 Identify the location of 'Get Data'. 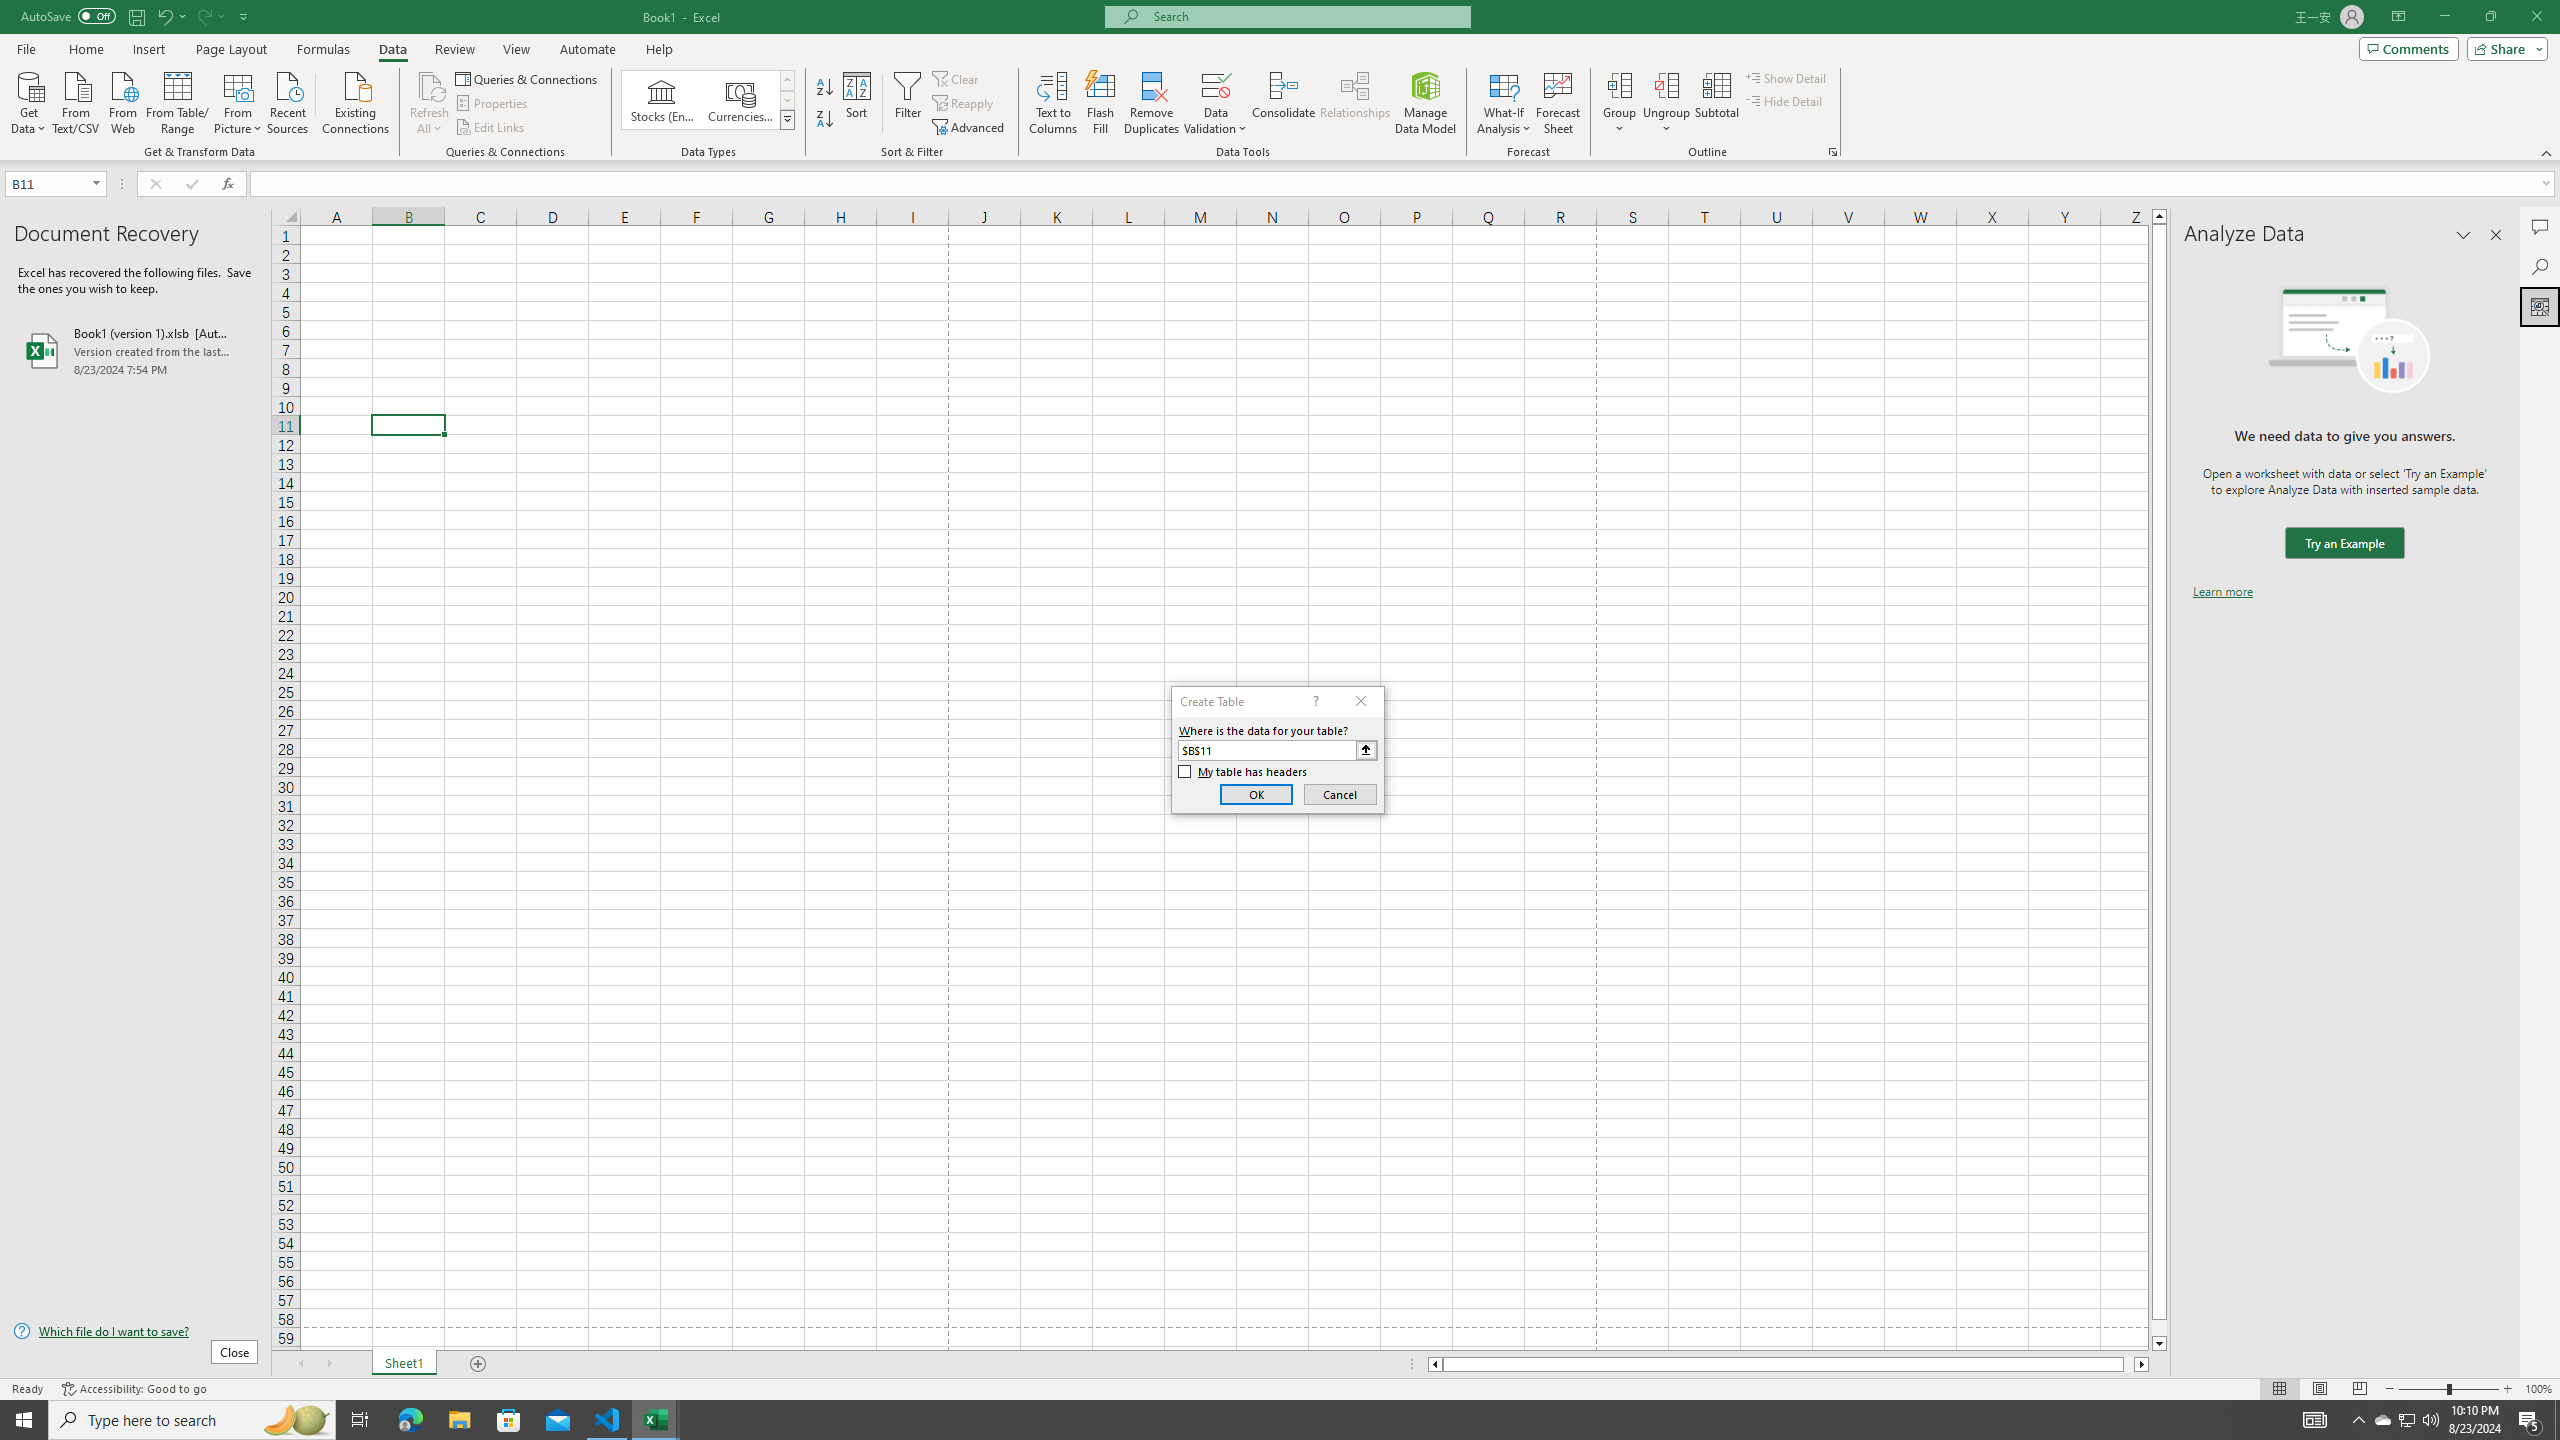
(28, 100).